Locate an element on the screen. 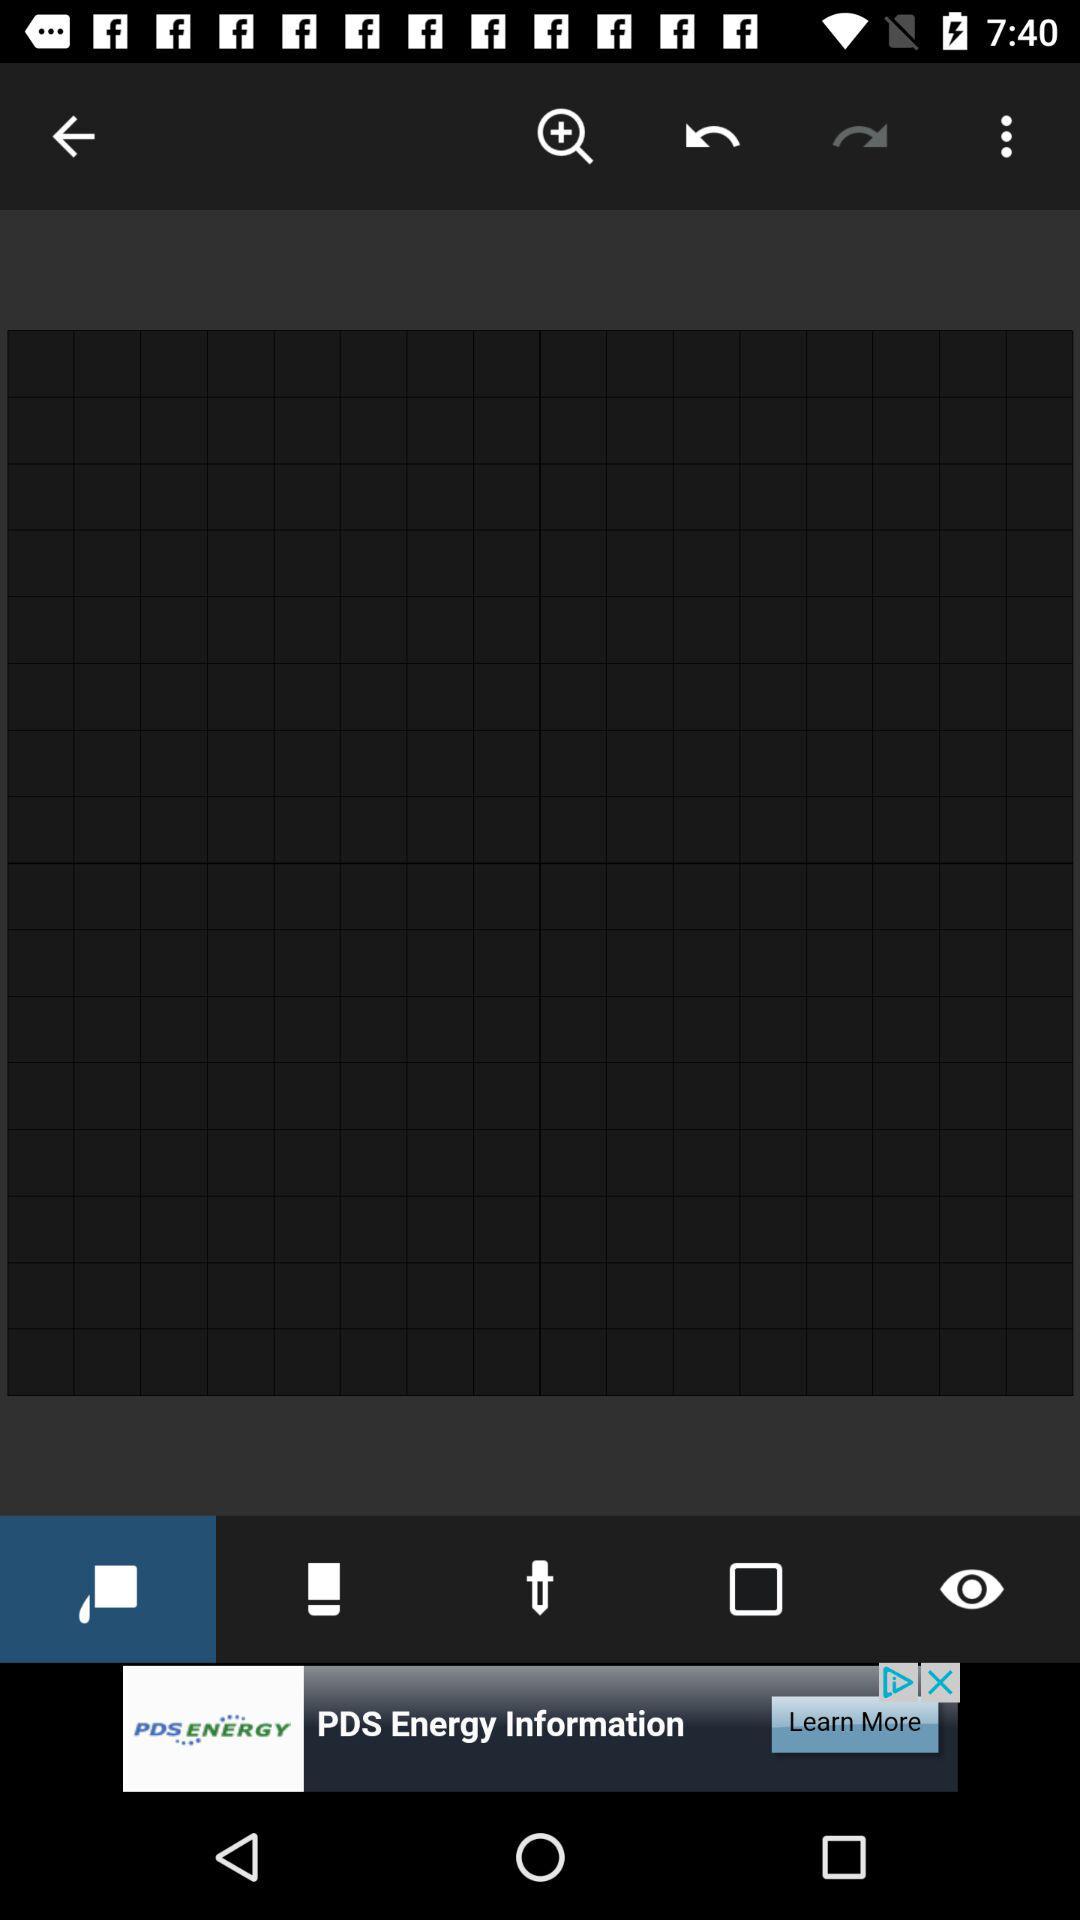  banner advertisement is located at coordinates (540, 1727).